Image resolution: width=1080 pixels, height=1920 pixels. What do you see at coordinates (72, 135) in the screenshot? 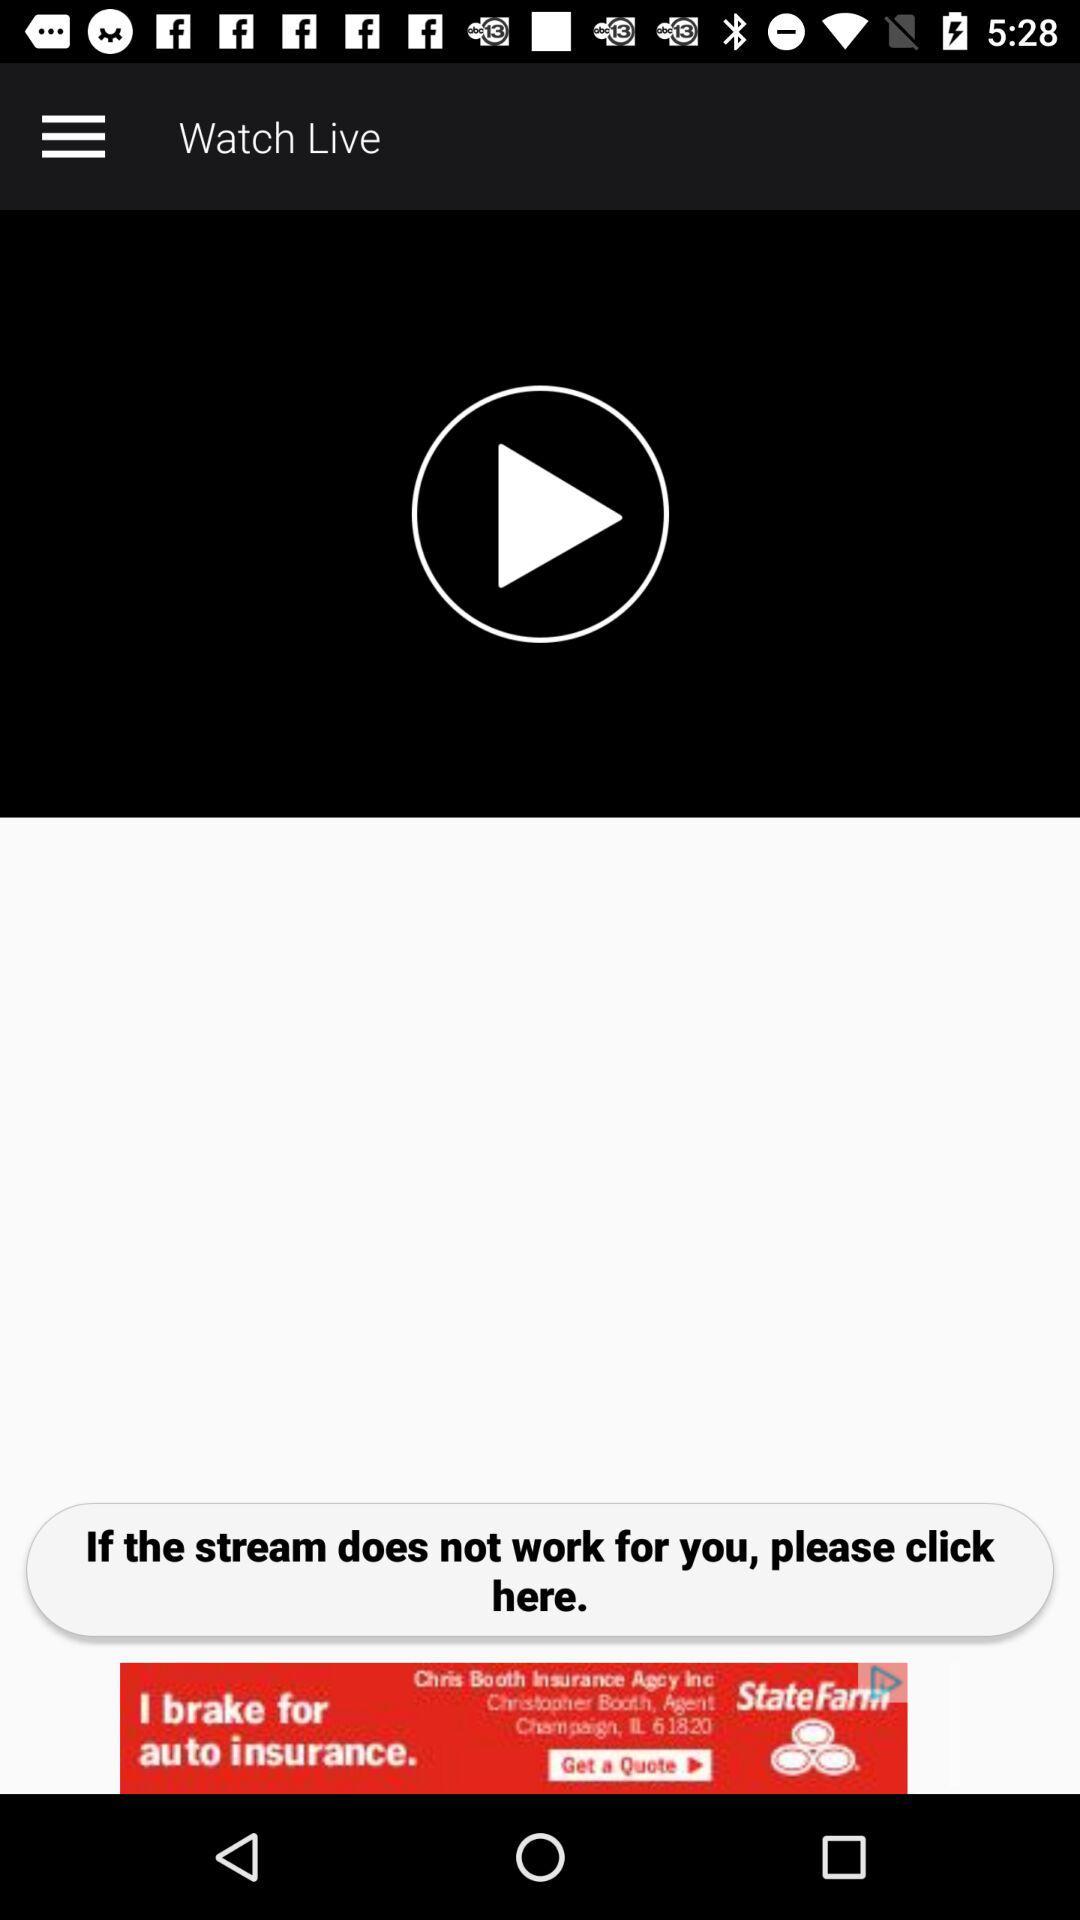
I see `the menu icon` at bounding box center [72, 135].